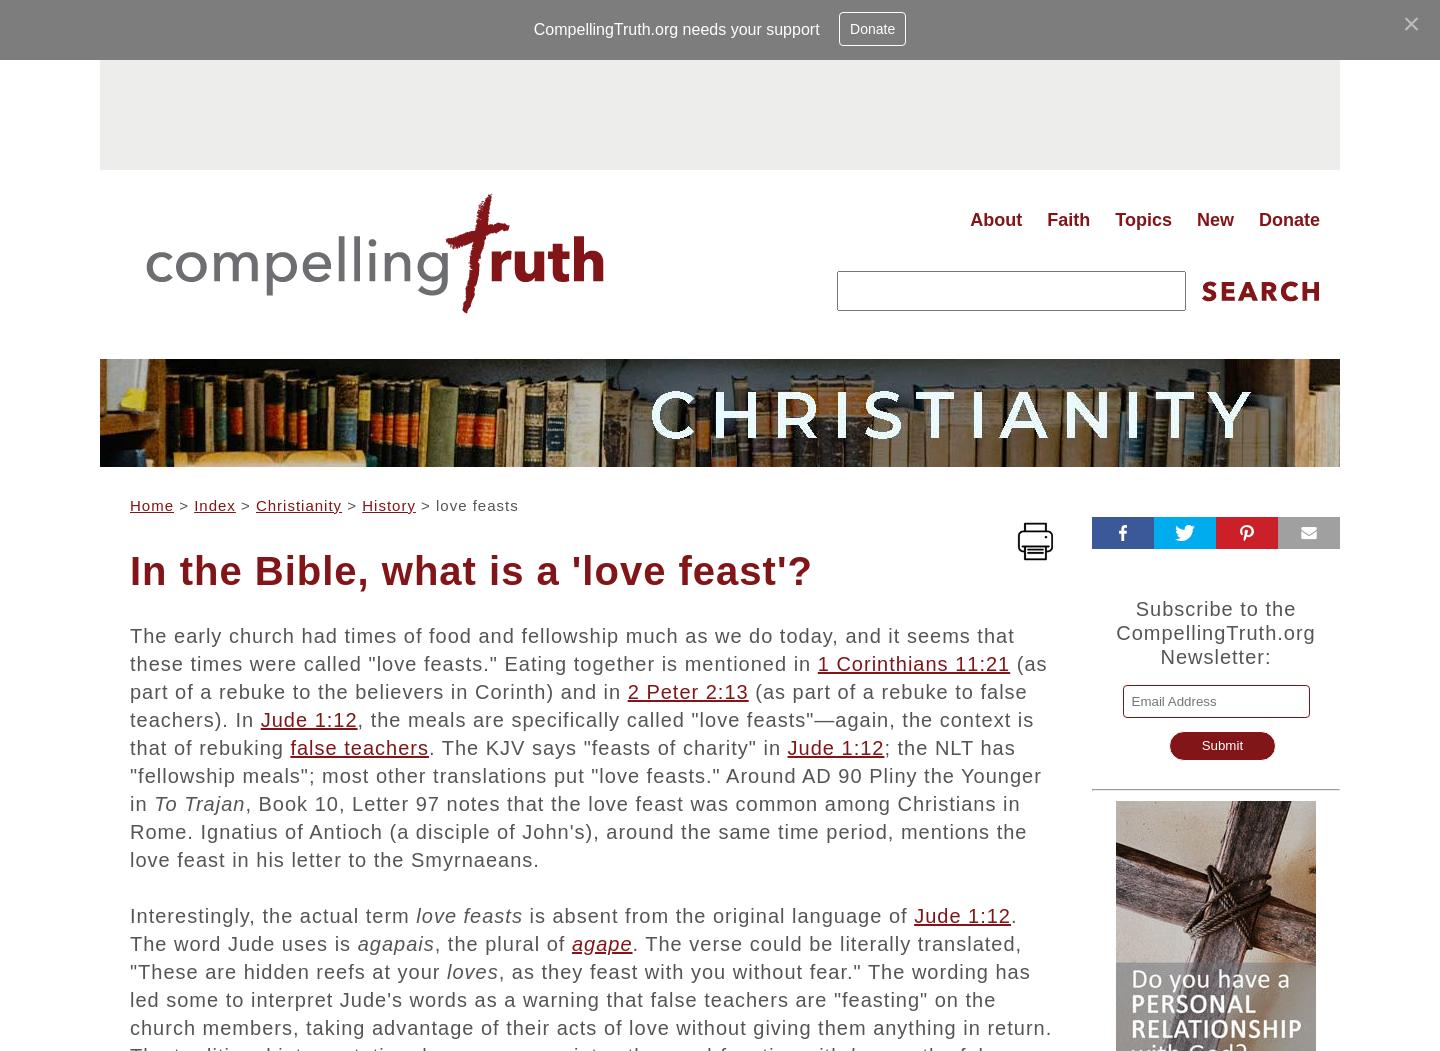 This screenshot has width=1440, height=1051. Describe the element at coordinates (968, 218) in the screenshot. I see `'About'` at that location.